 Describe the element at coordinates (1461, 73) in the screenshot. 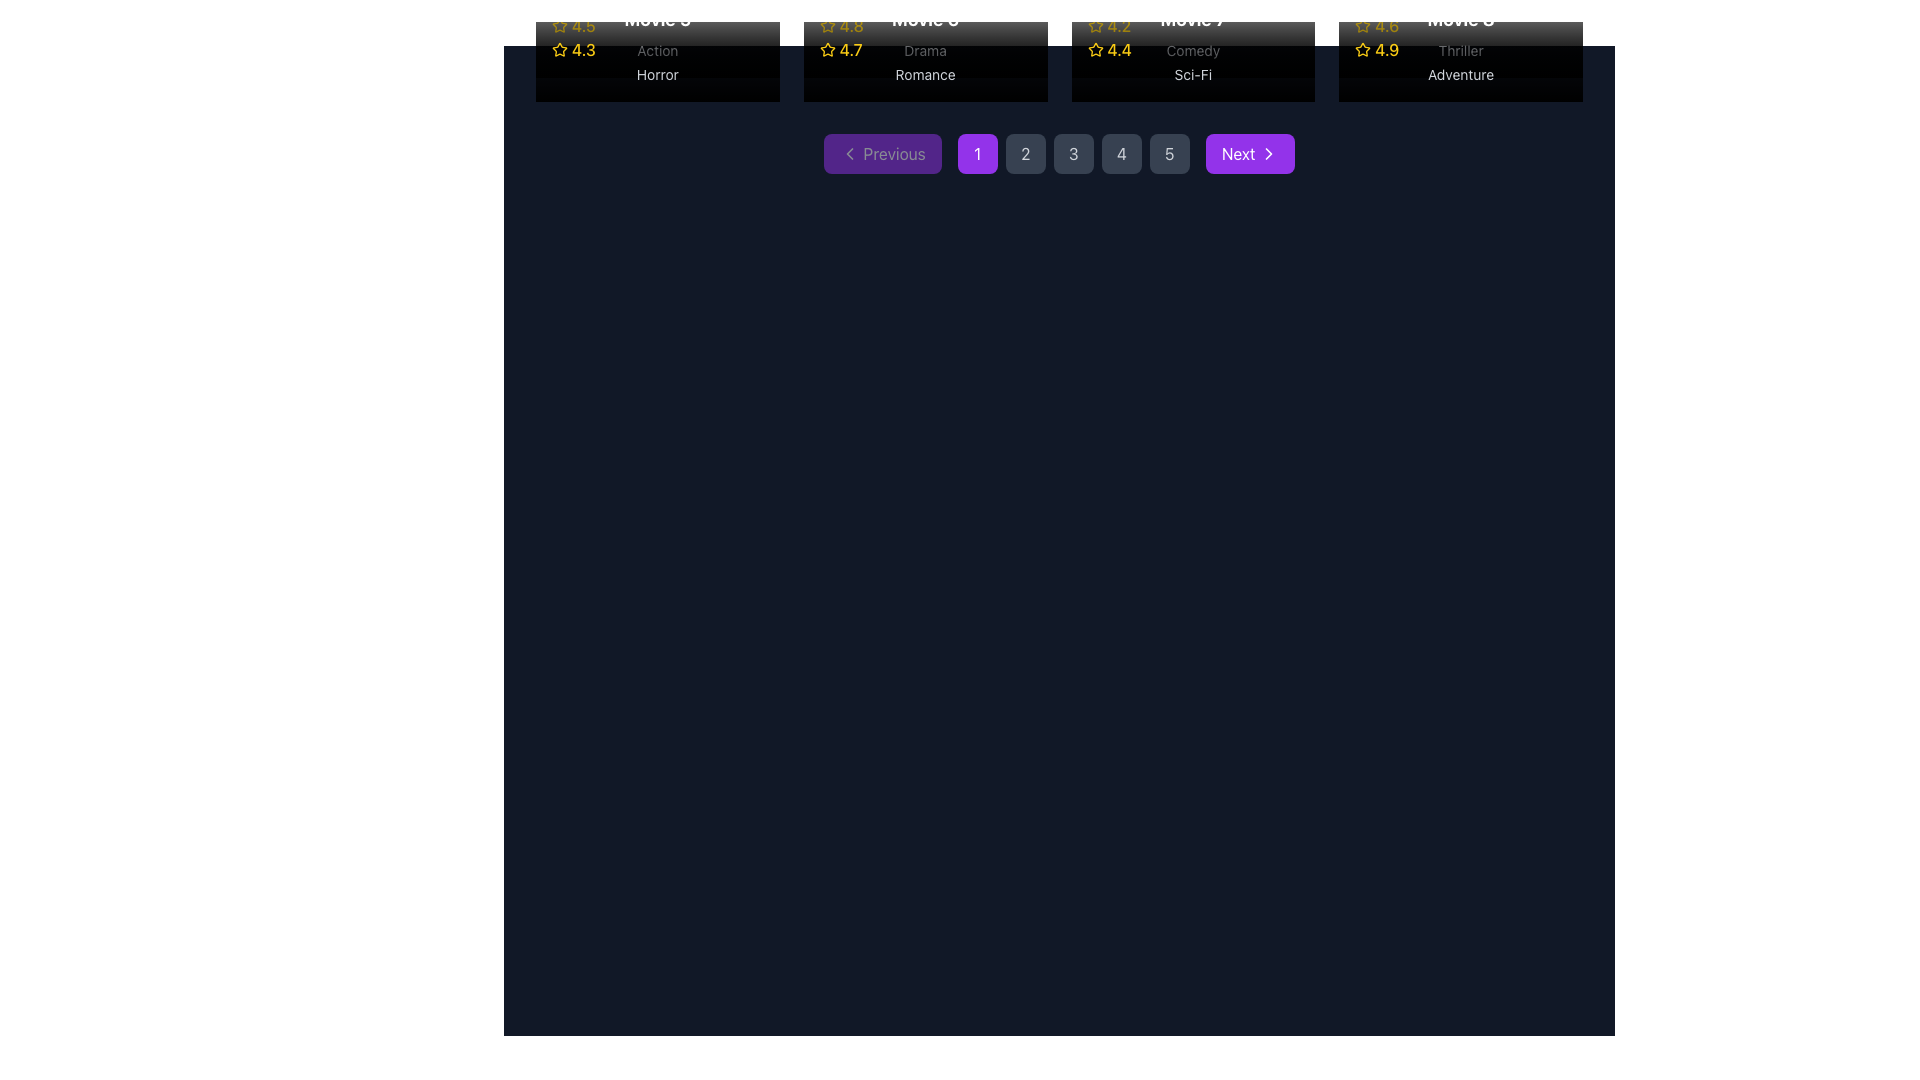

I see `the static text label displaying 'Adventure' located at the bottom right corner of the movie card to read its information` at that location.